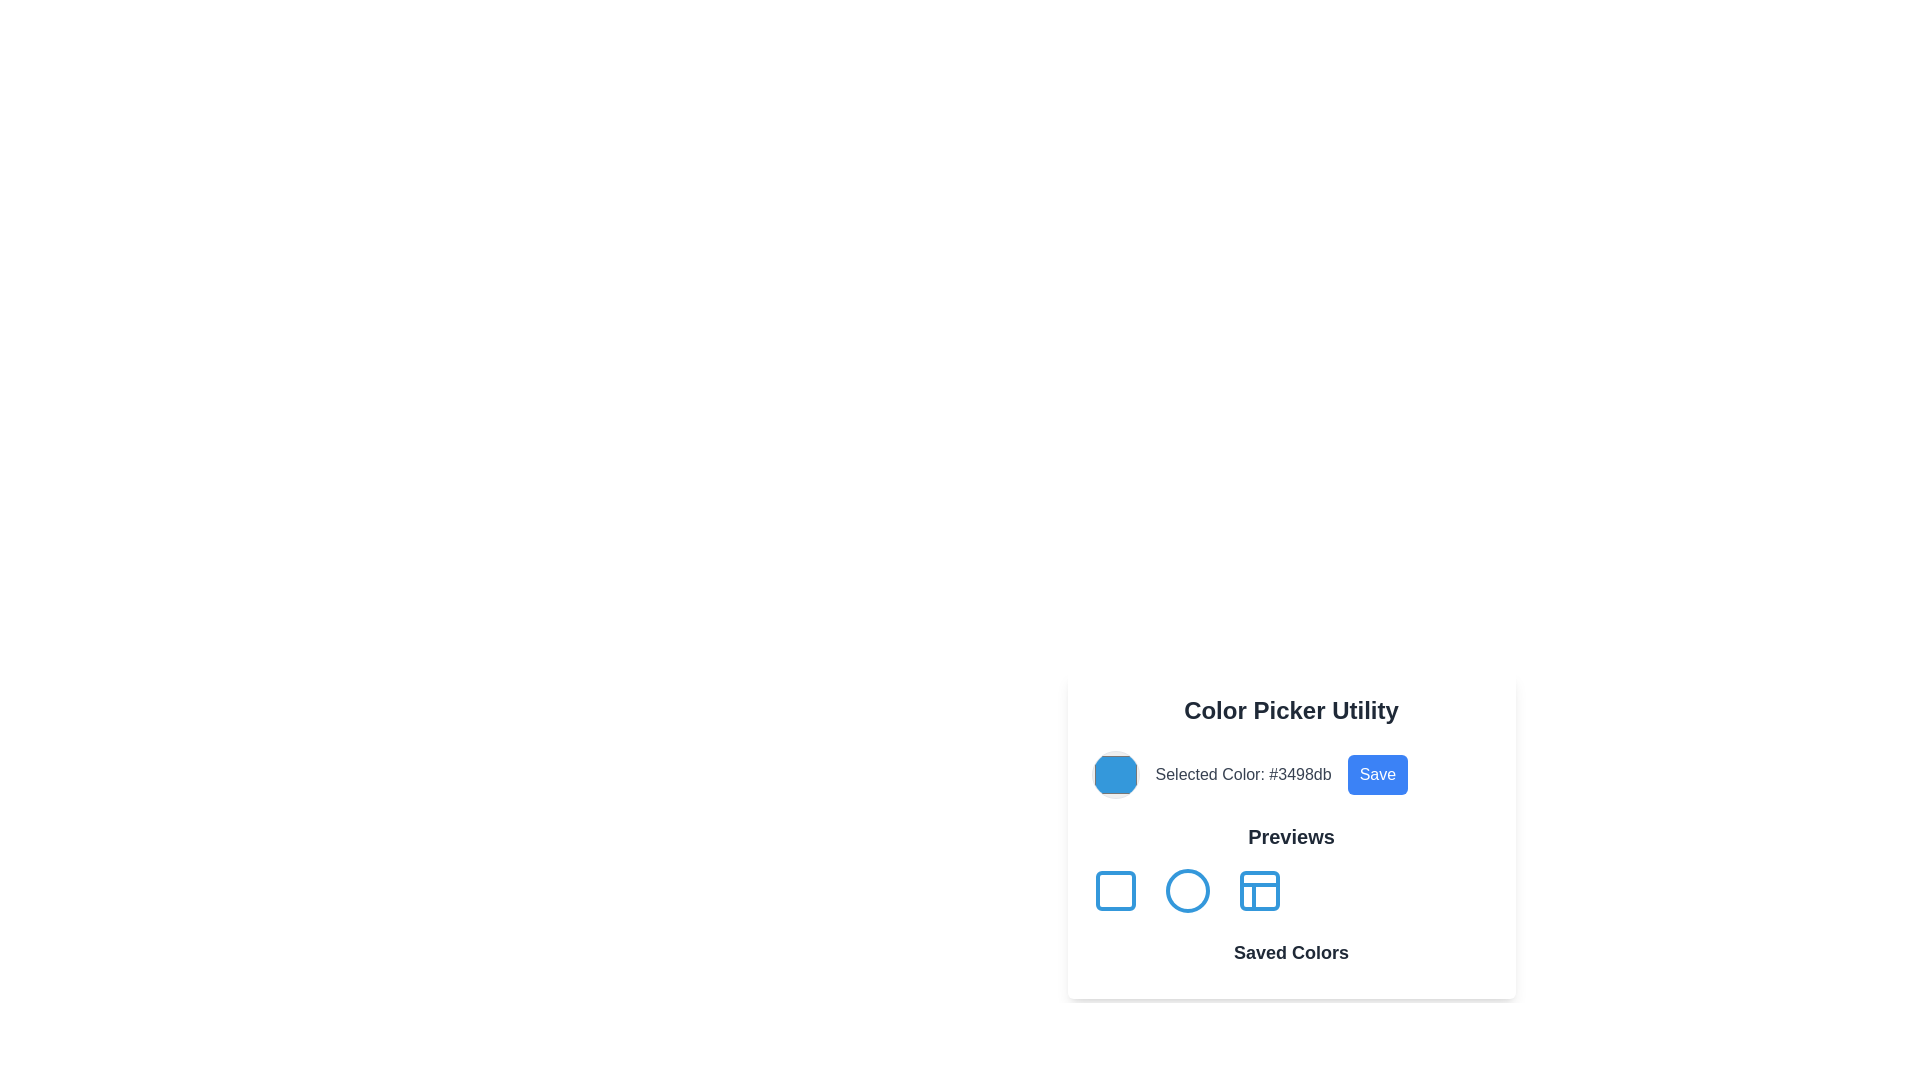 The width and height of the screenshot is (1920, 1080). I want to click on the leftmost circular color display in the 'Color Picker Utility' section, so click(1114, 774).